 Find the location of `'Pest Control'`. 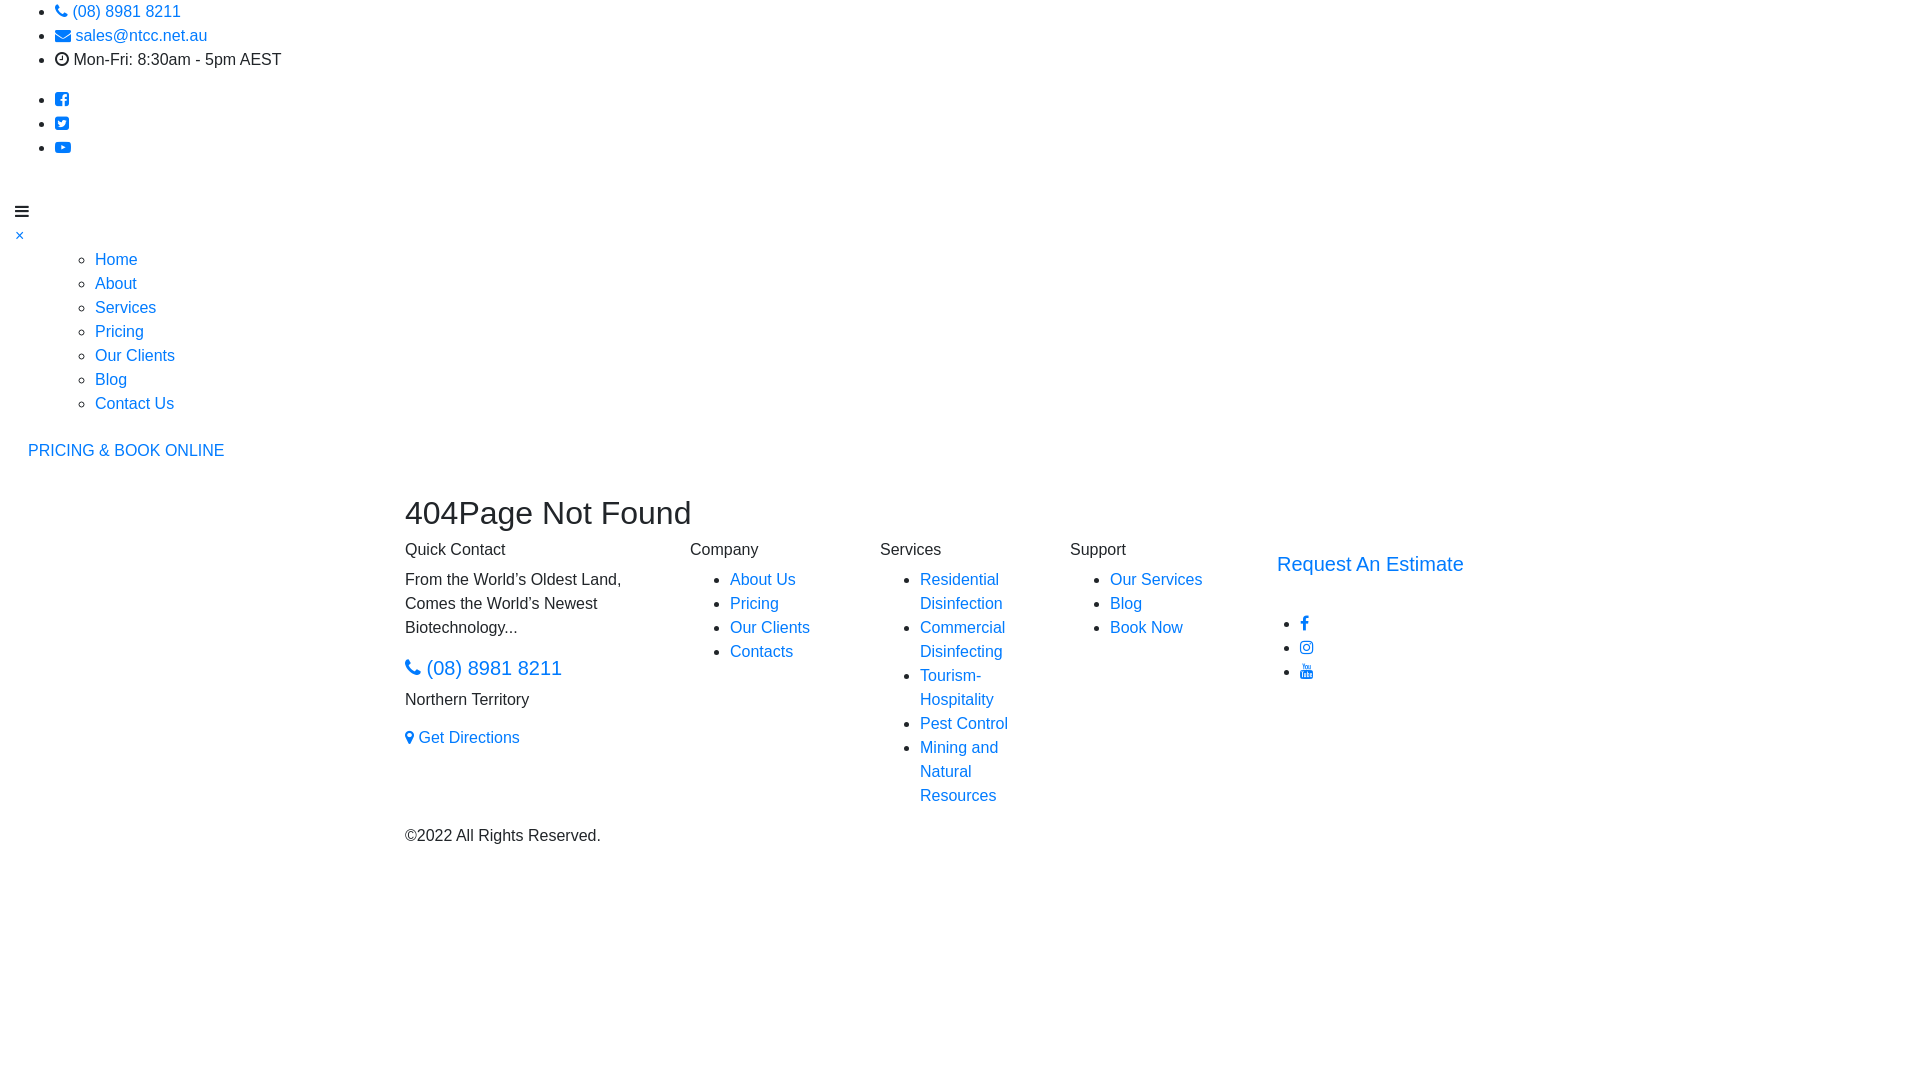

'Pest Control' is located at coordinates (919, 723).